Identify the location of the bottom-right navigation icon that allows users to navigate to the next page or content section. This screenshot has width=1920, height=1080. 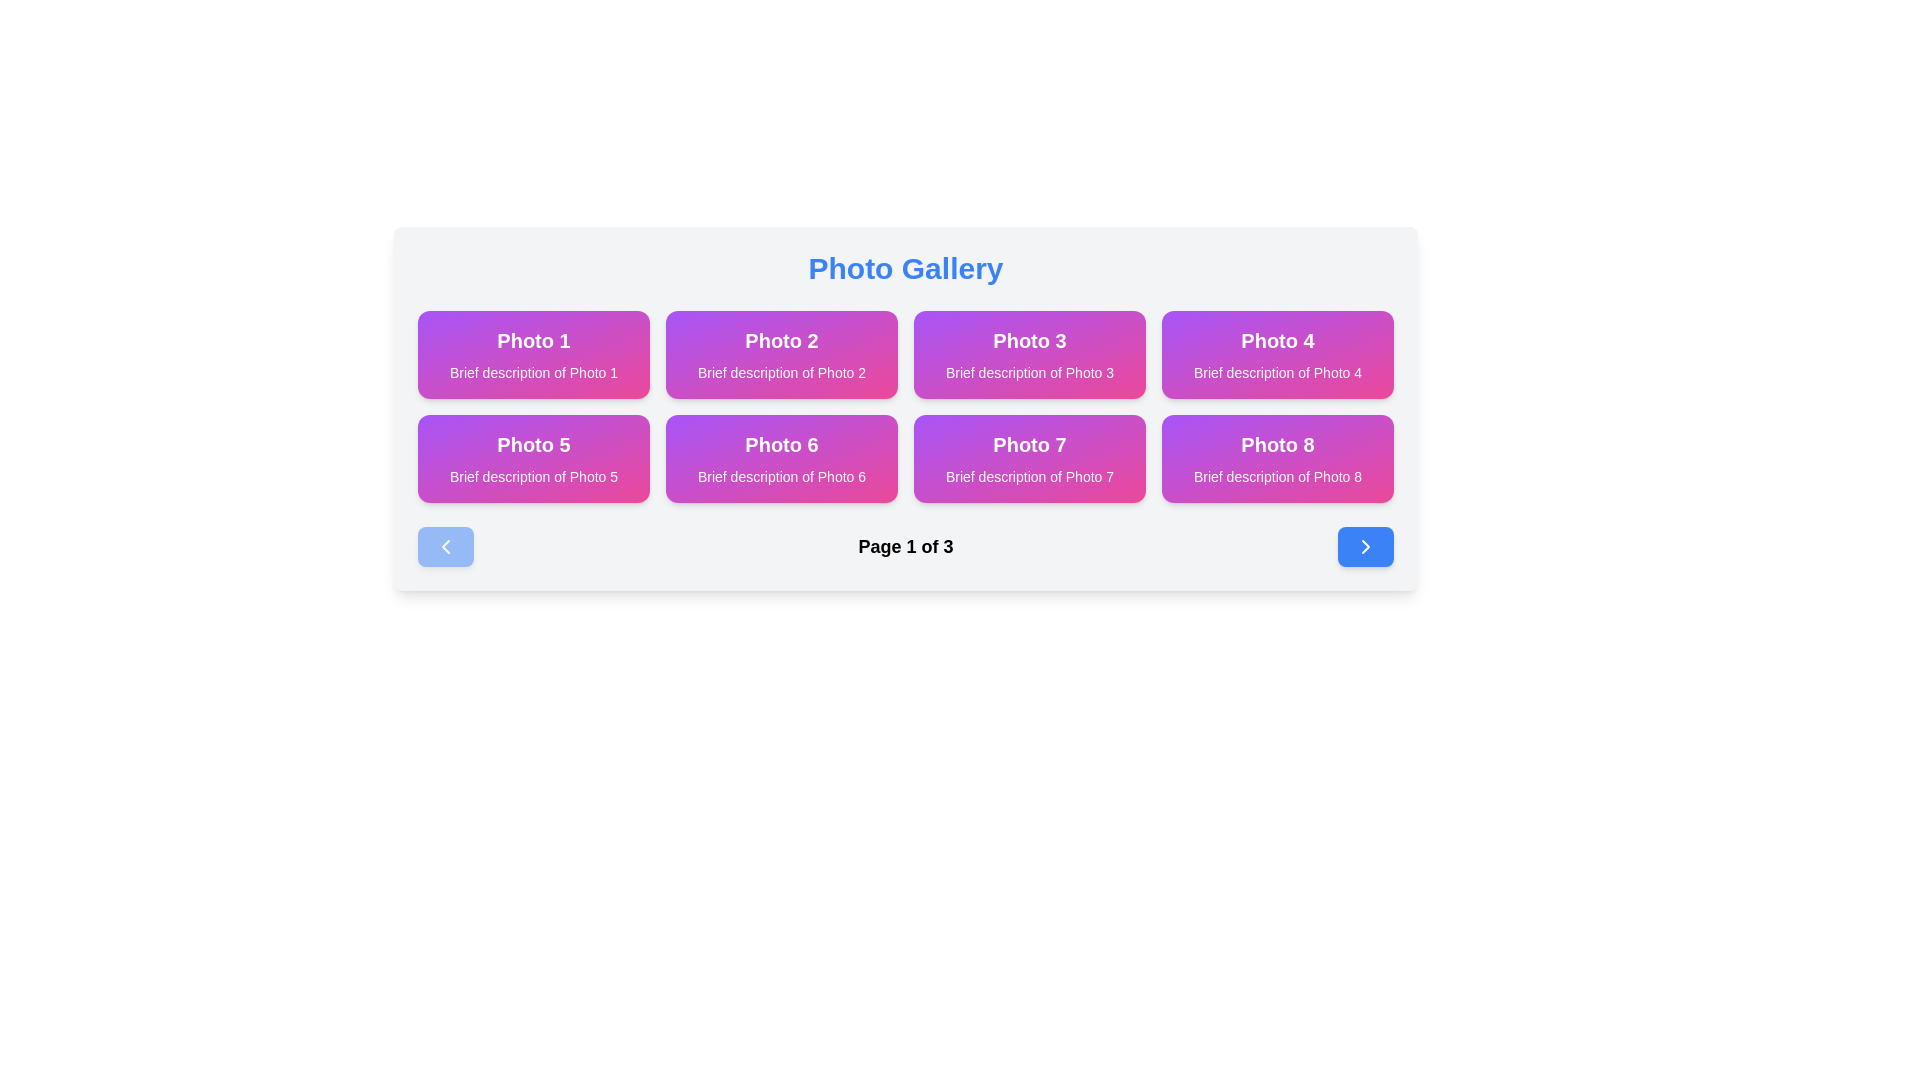
(1365, 547).